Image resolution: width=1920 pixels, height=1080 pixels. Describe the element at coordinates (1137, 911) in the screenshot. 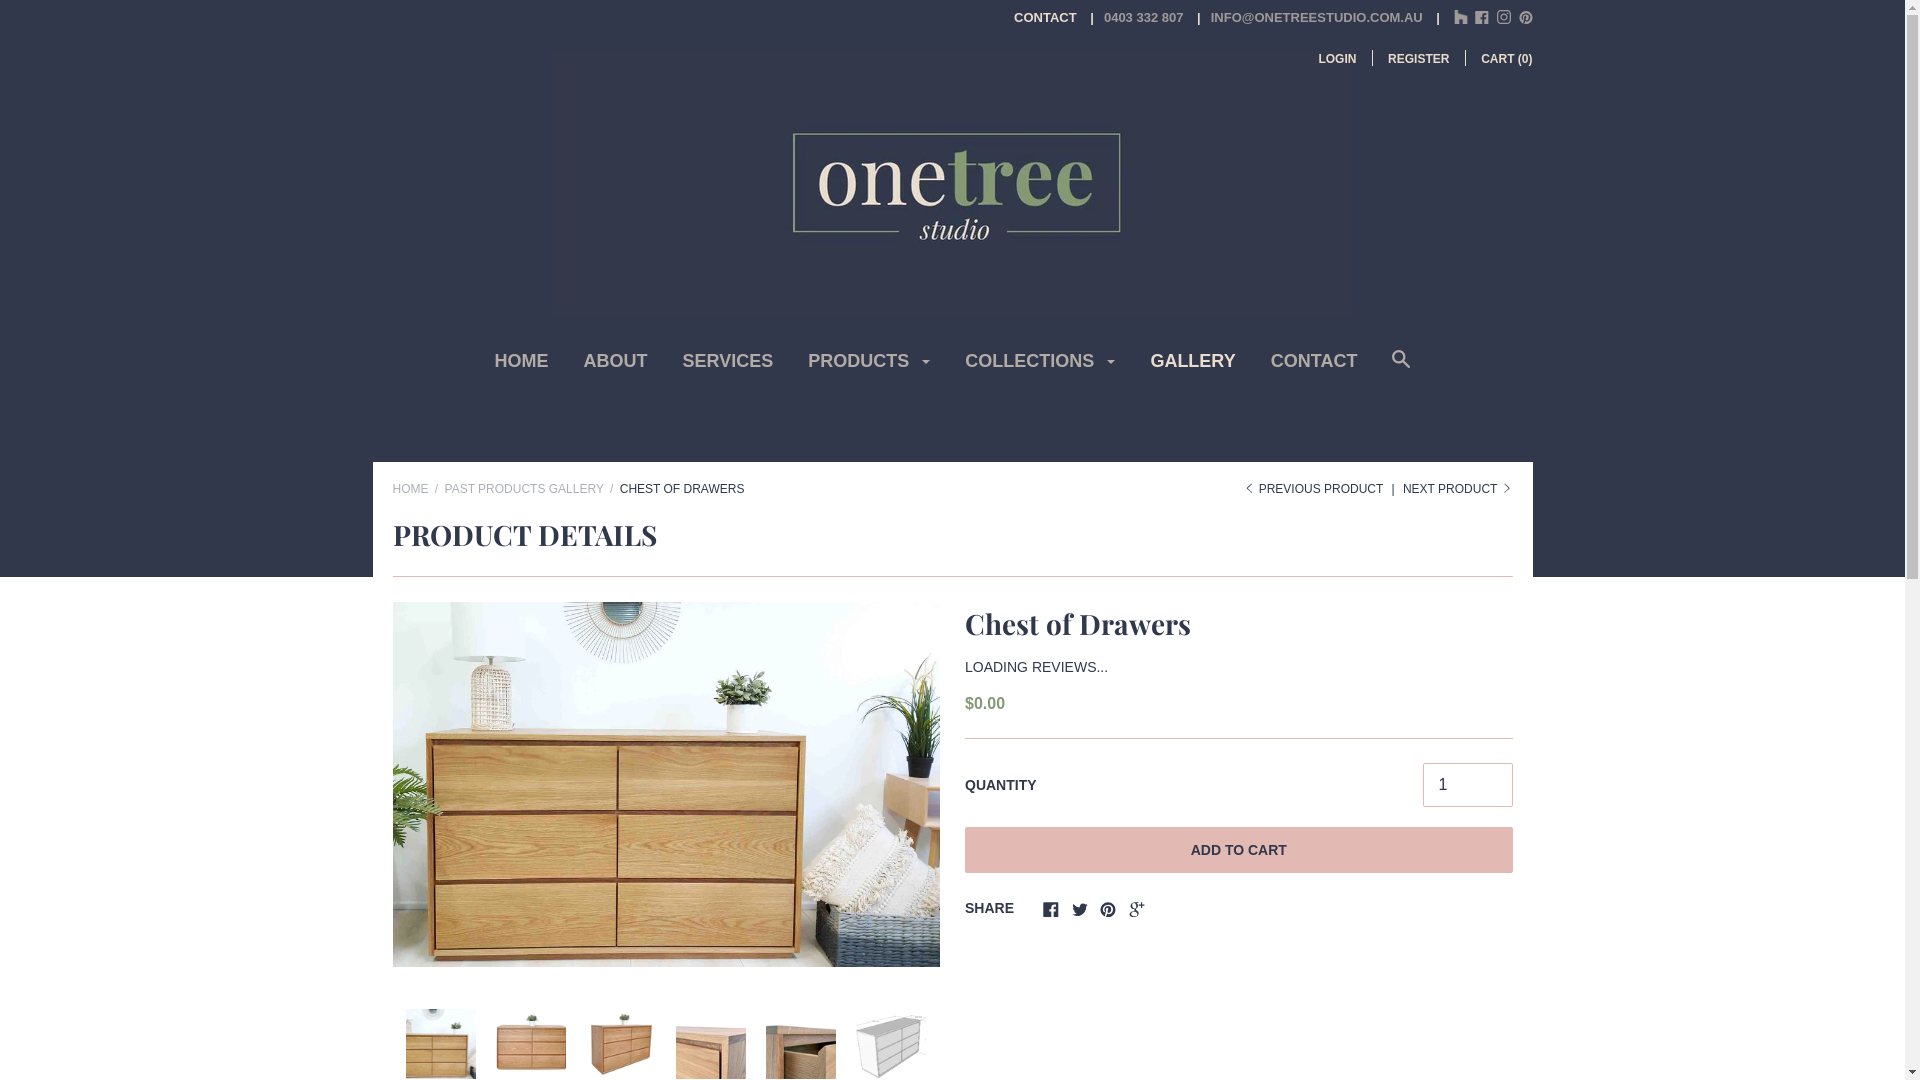

I see `'Google+'` at that location.